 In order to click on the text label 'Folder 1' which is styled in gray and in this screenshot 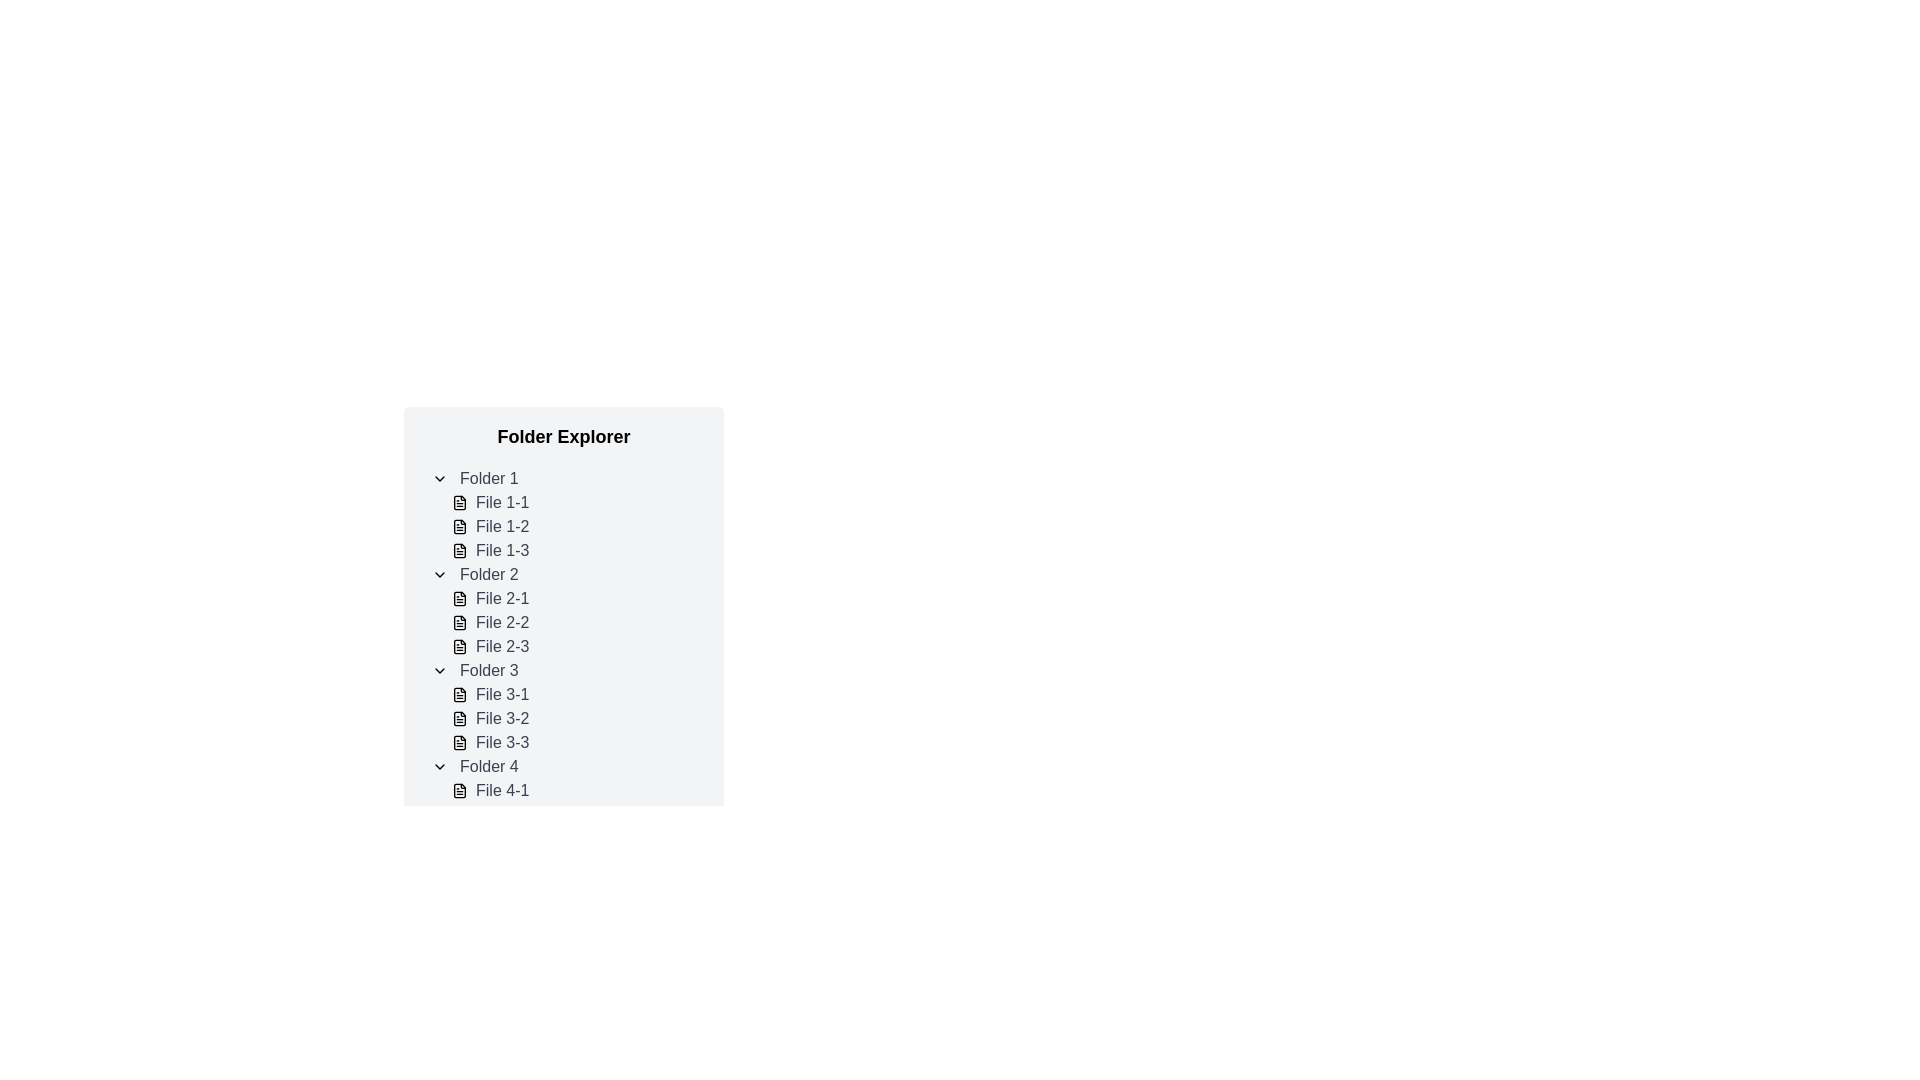, I will do `click(489, 478)`.